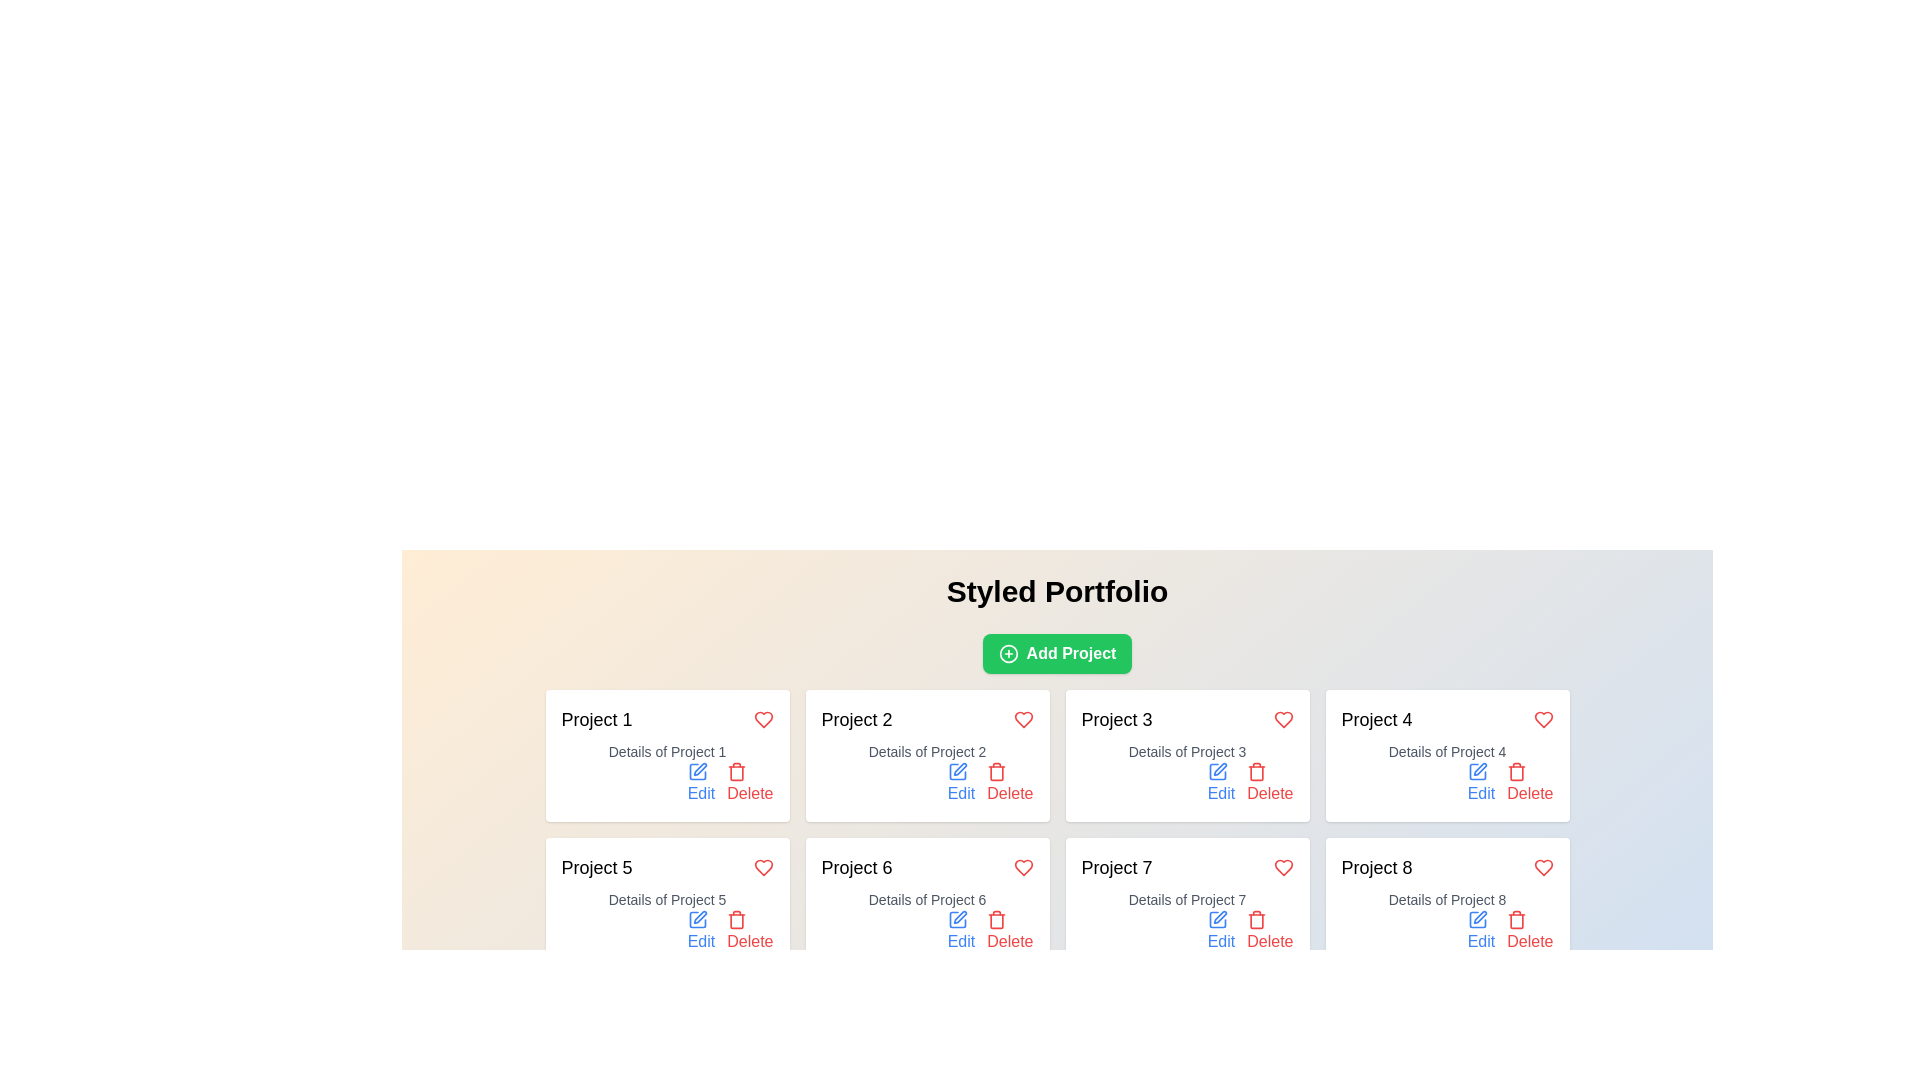 The width and height of the screenshot is (1920, 1080). I want to click on the editing icon located next to the 'Edit' button in the 'Project 6' card for interaction, so click(960, 917).